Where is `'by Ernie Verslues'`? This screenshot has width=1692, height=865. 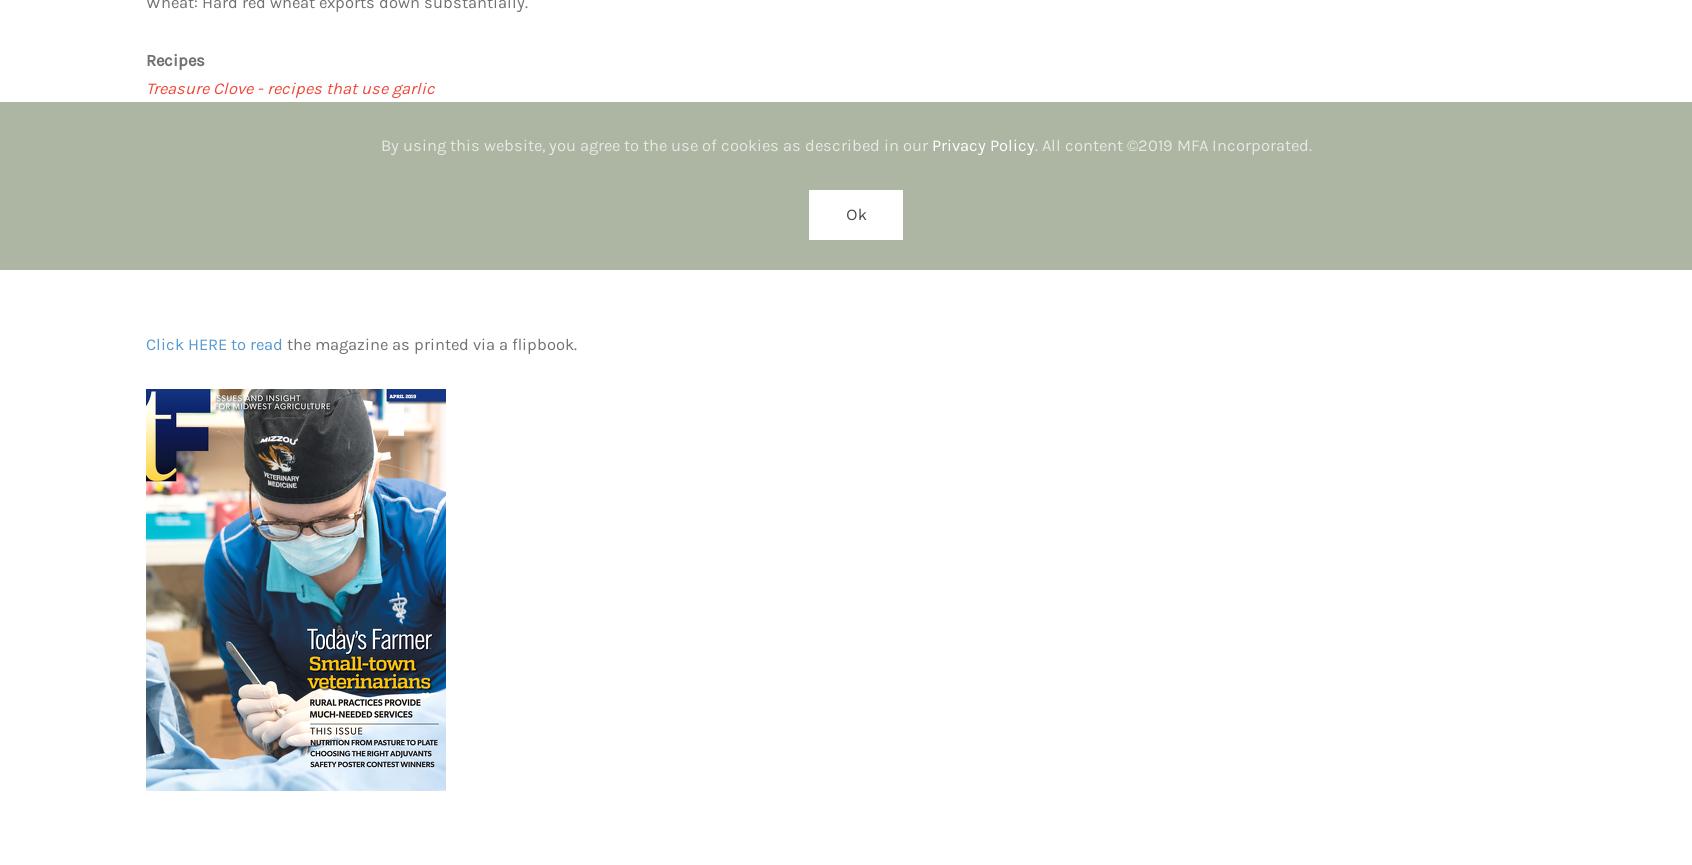 'by Ernie Verslues' is located at coordinates (208, 257).